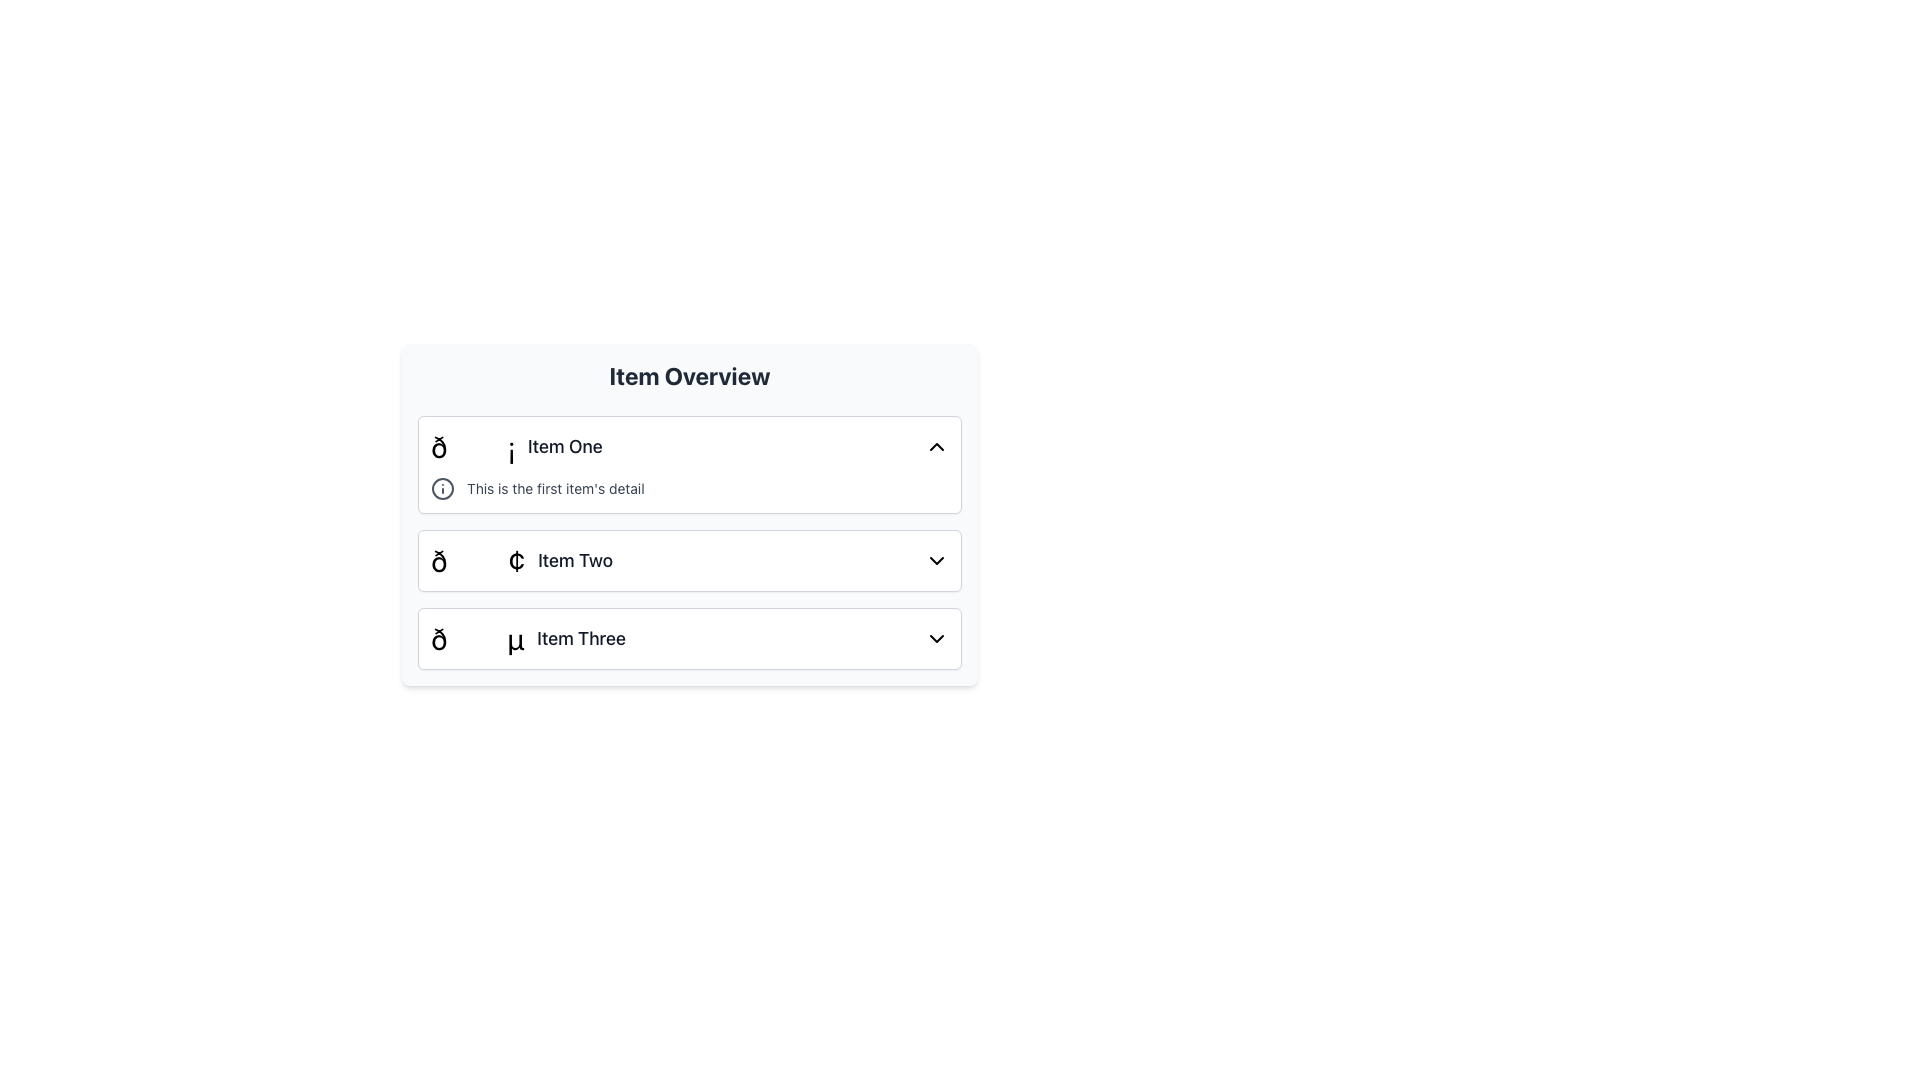 Image resolution: width=1920 pixels, height=1080 pixels. Describe the element at coordinates (528, 639) in the screenshot. I see `the third list item, which contains a black symbol 'ð' and the text 'Item Three' in bold` at that location.